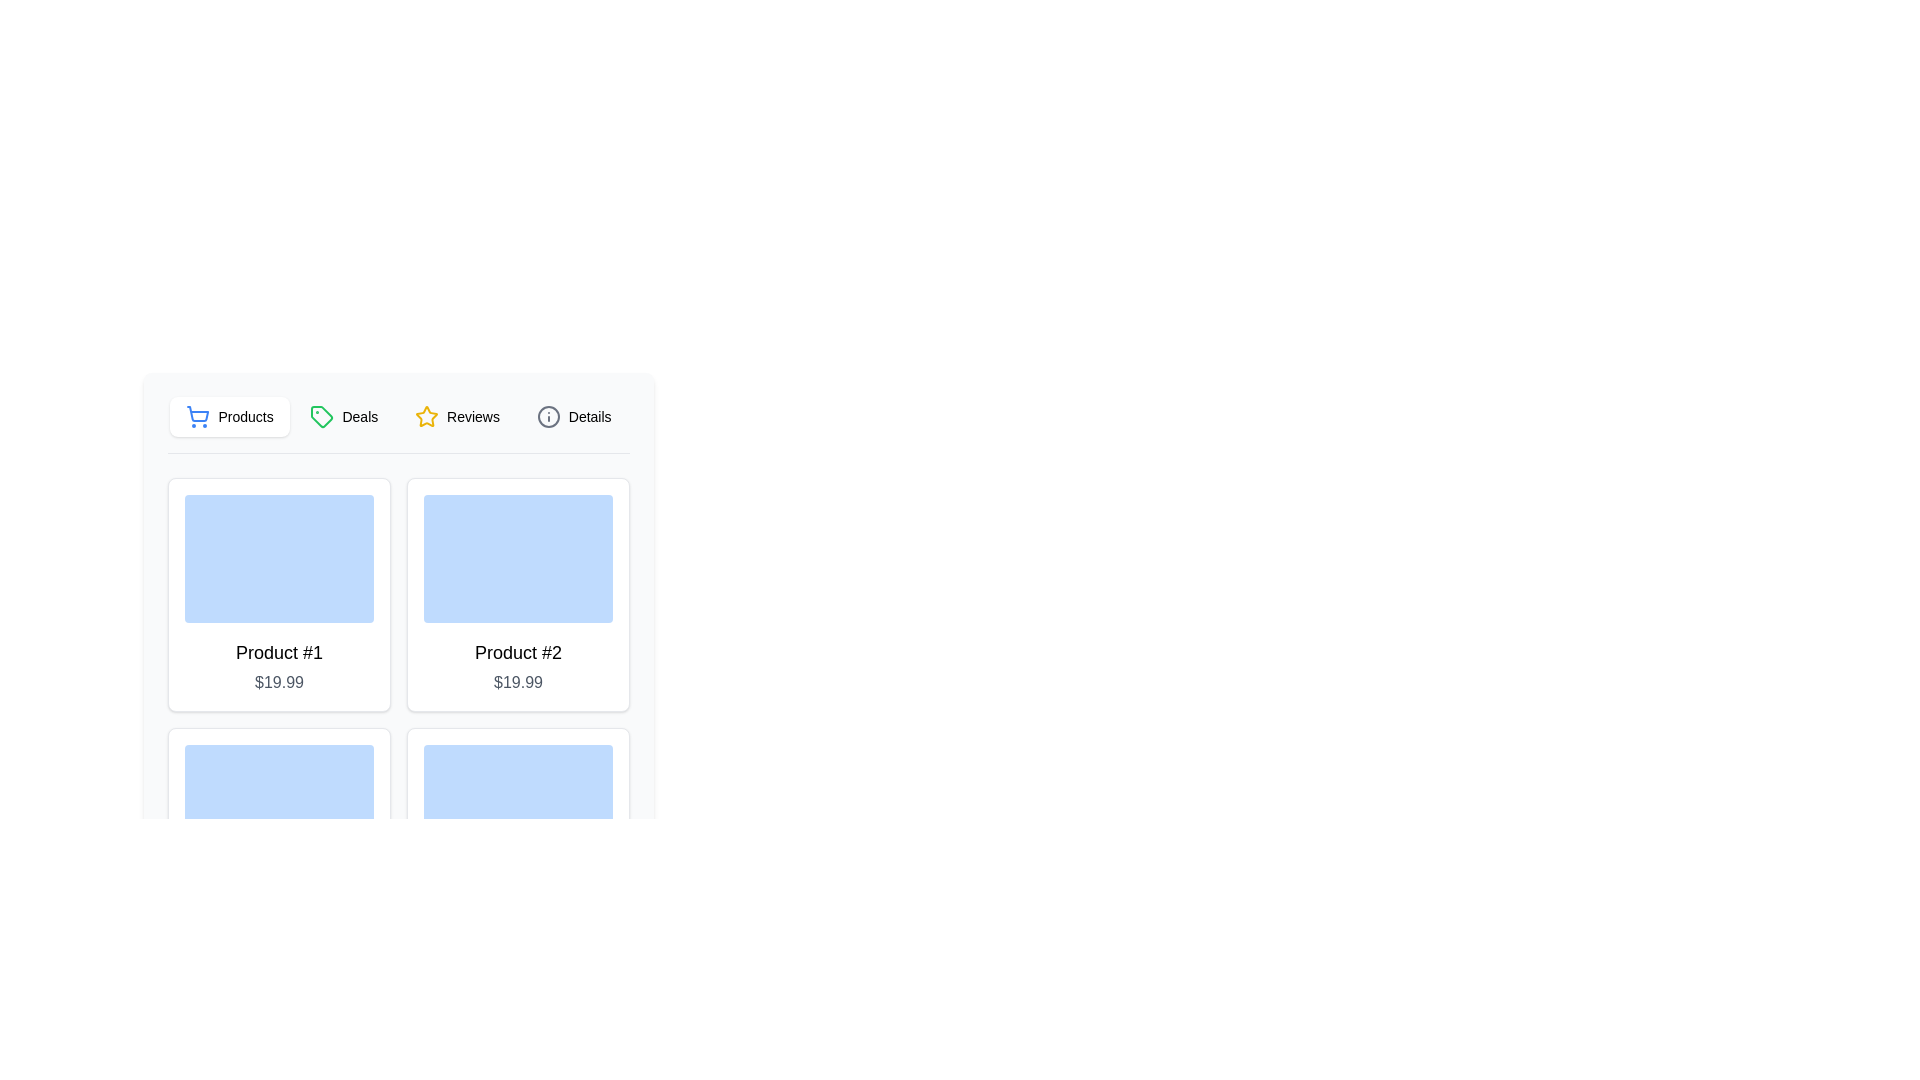  What do you see at coordinates (456, 415) in the screenshot?
I see `the third navigation link or button in the top navigation bar that directs to the reviews section` at bounding box center [456, 415].